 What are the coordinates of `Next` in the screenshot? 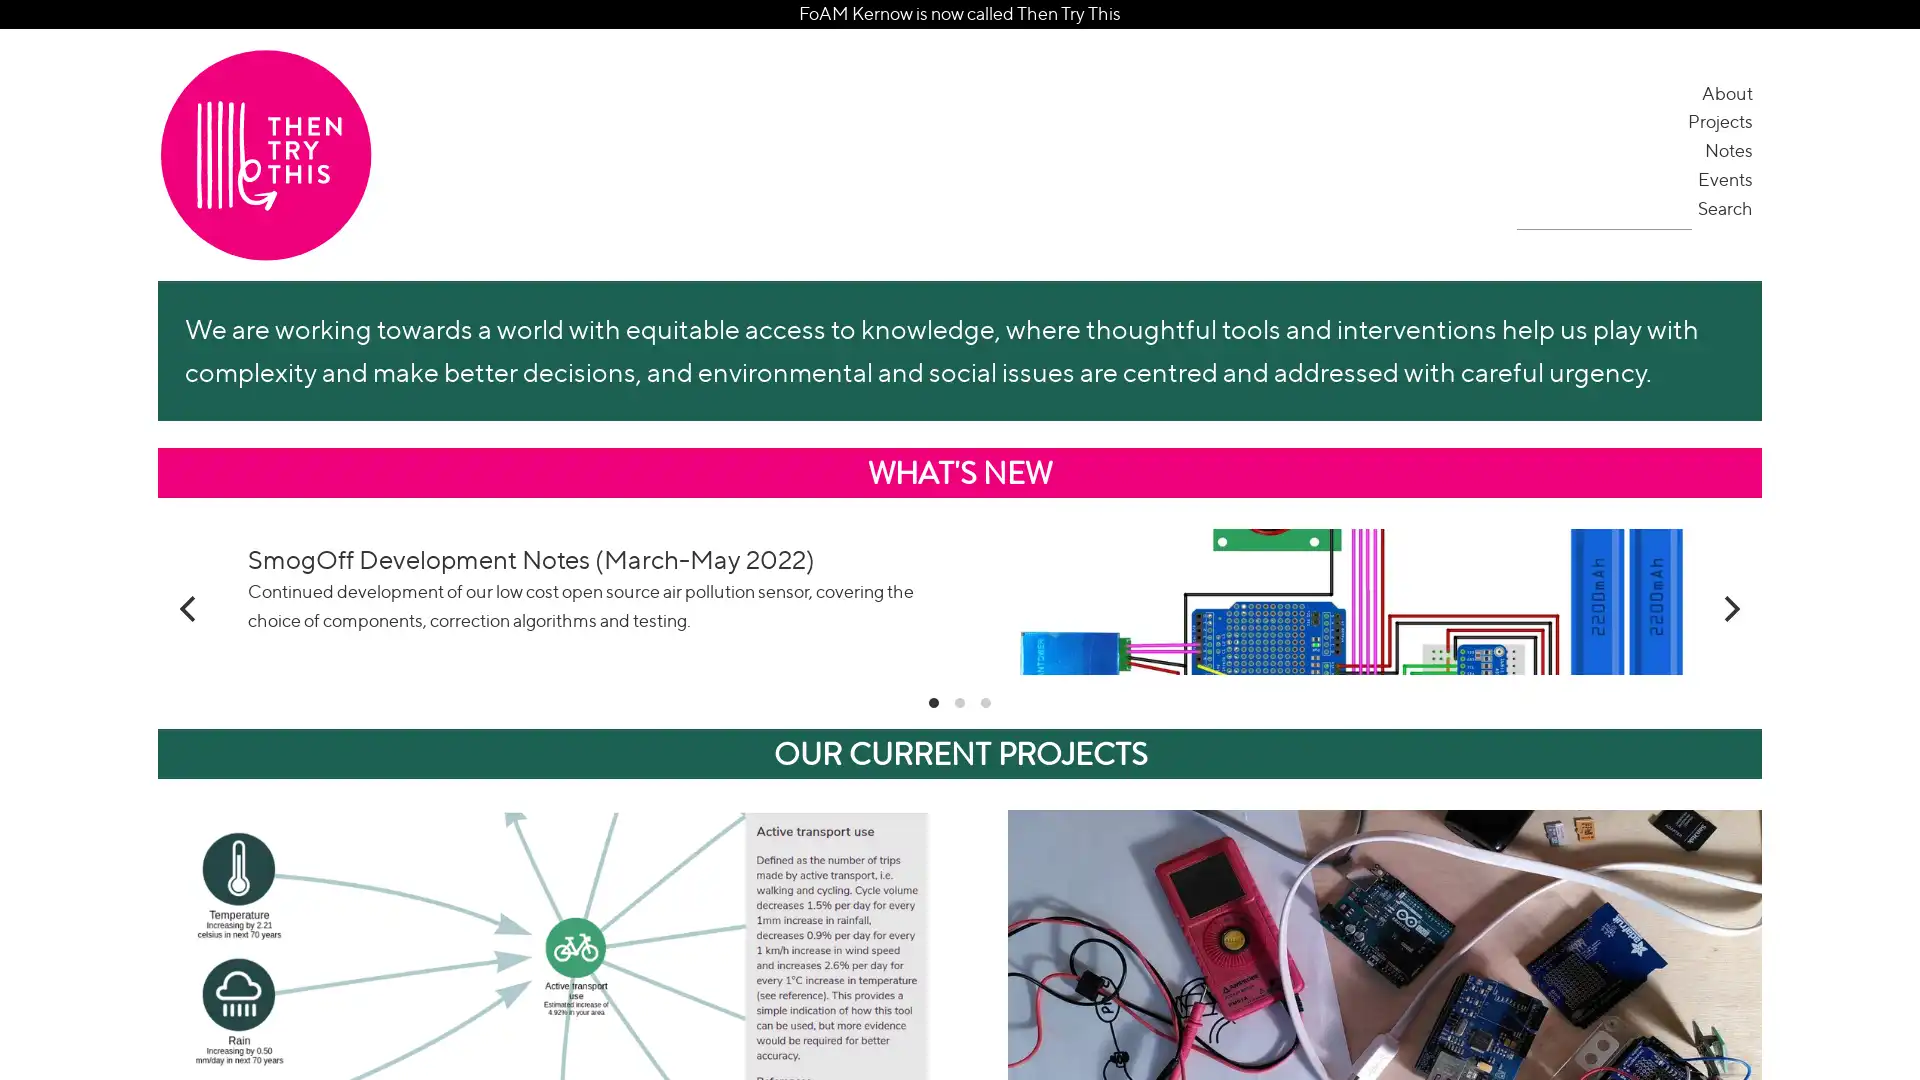 It's located at (1728, 668).